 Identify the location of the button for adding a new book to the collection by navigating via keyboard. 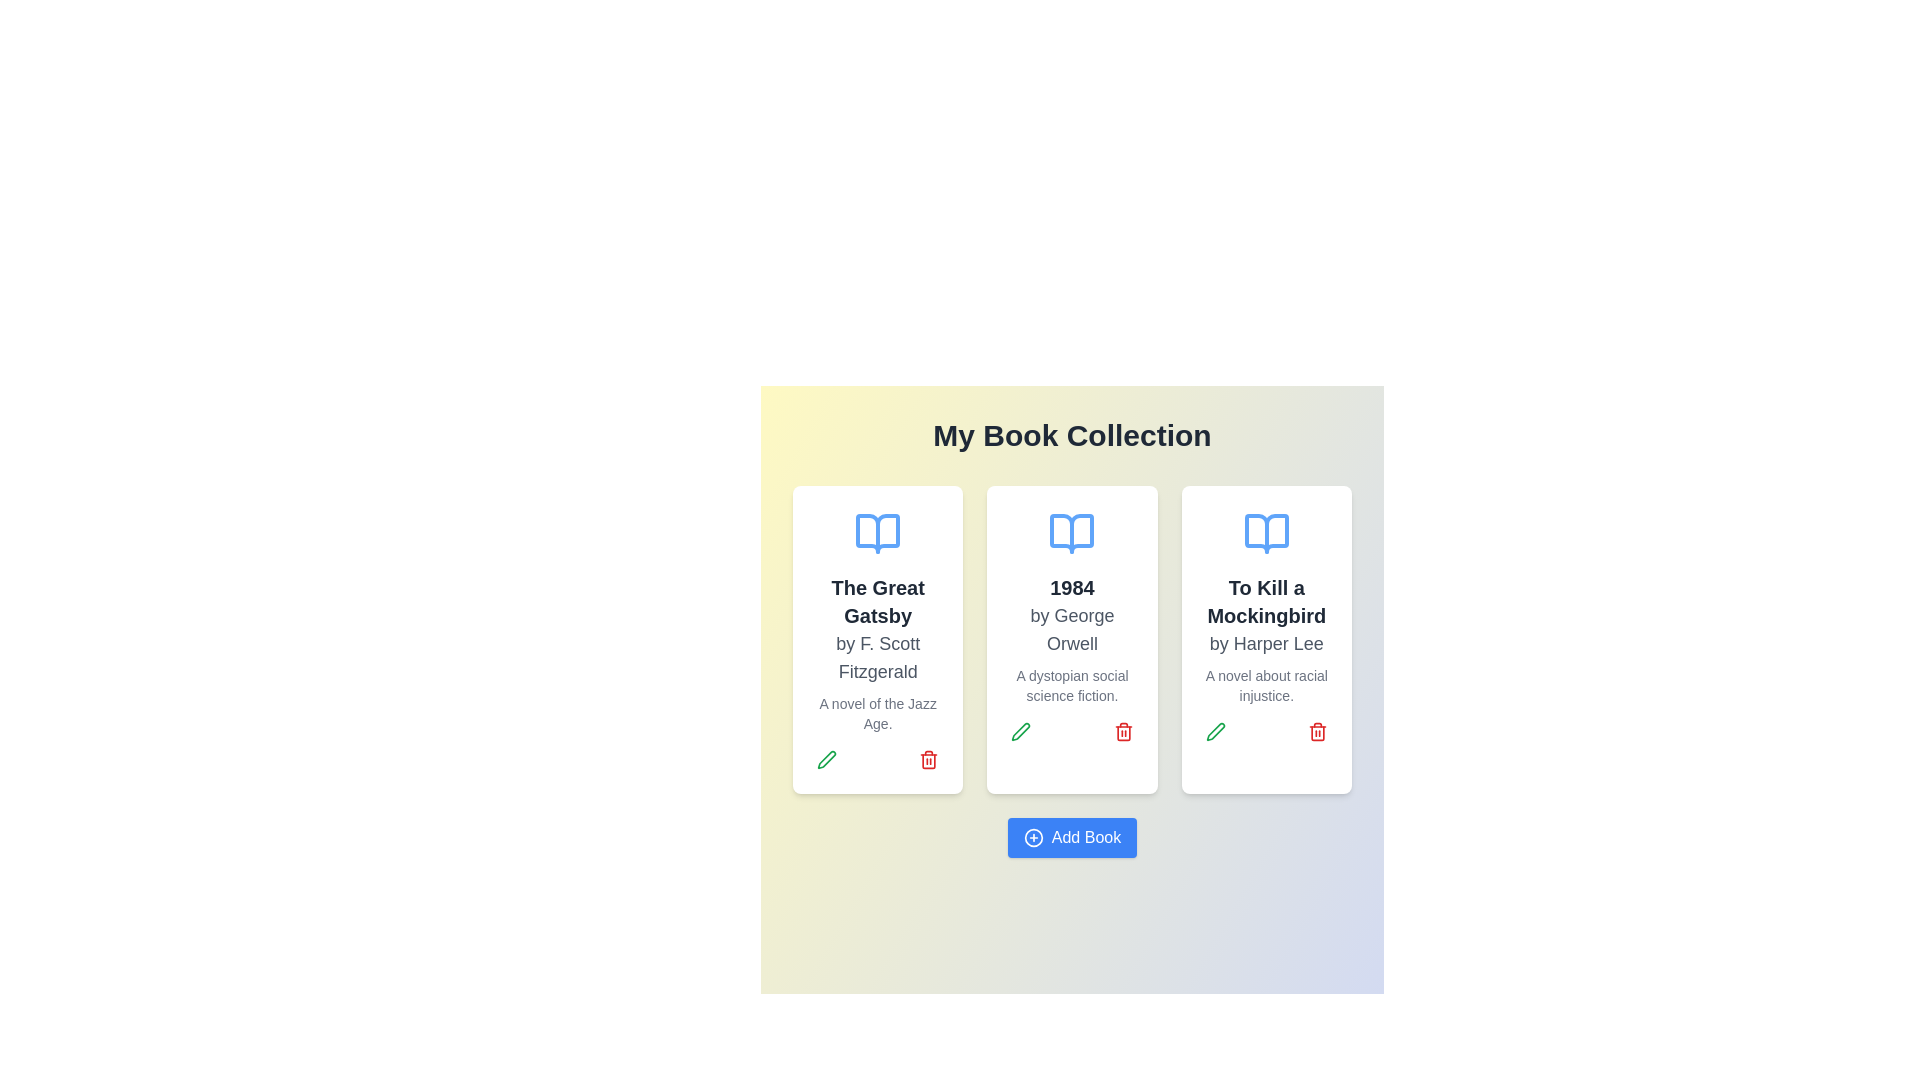
(1071, 837).